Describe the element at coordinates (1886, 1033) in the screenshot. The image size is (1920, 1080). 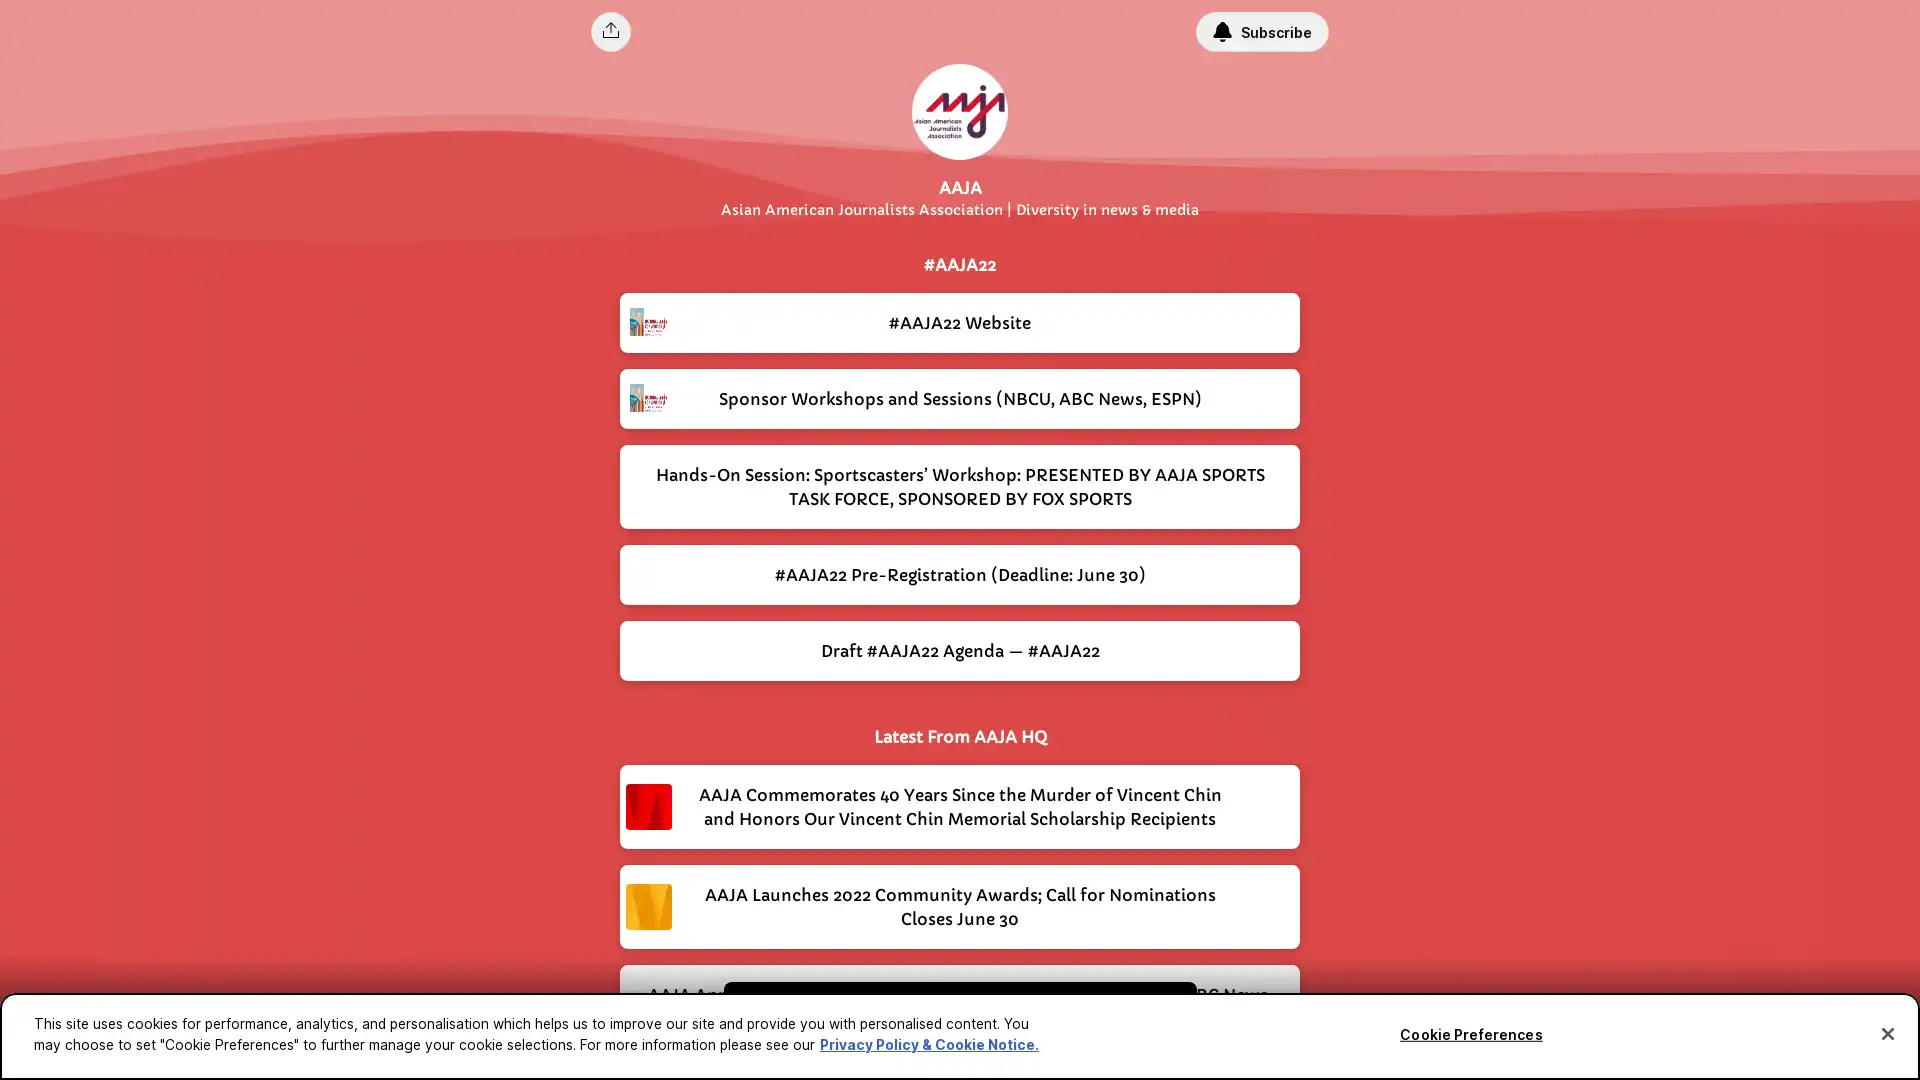
I see `Close` at that location.